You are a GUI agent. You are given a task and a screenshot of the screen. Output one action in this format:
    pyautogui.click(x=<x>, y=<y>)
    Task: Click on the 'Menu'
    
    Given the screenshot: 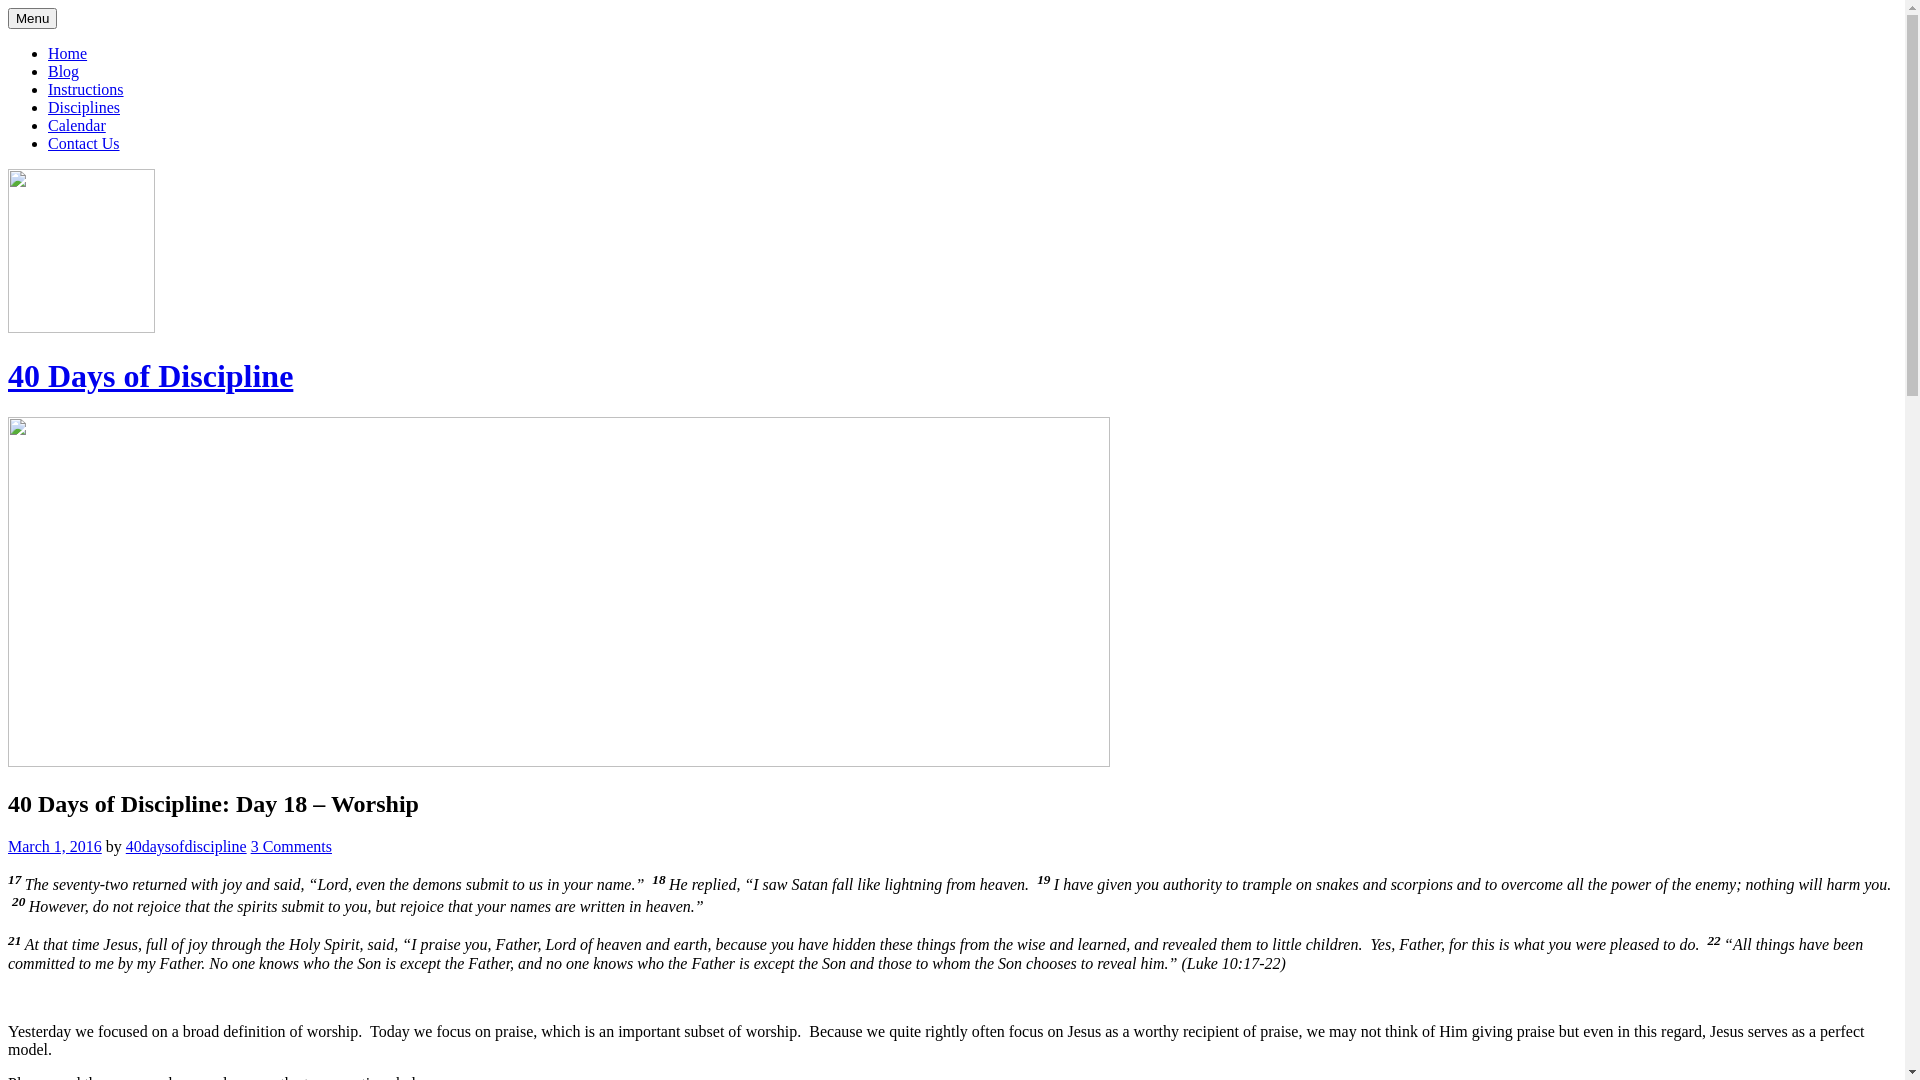 What is the action you would take?
    pyautogui.click(x=32, y=18)
    